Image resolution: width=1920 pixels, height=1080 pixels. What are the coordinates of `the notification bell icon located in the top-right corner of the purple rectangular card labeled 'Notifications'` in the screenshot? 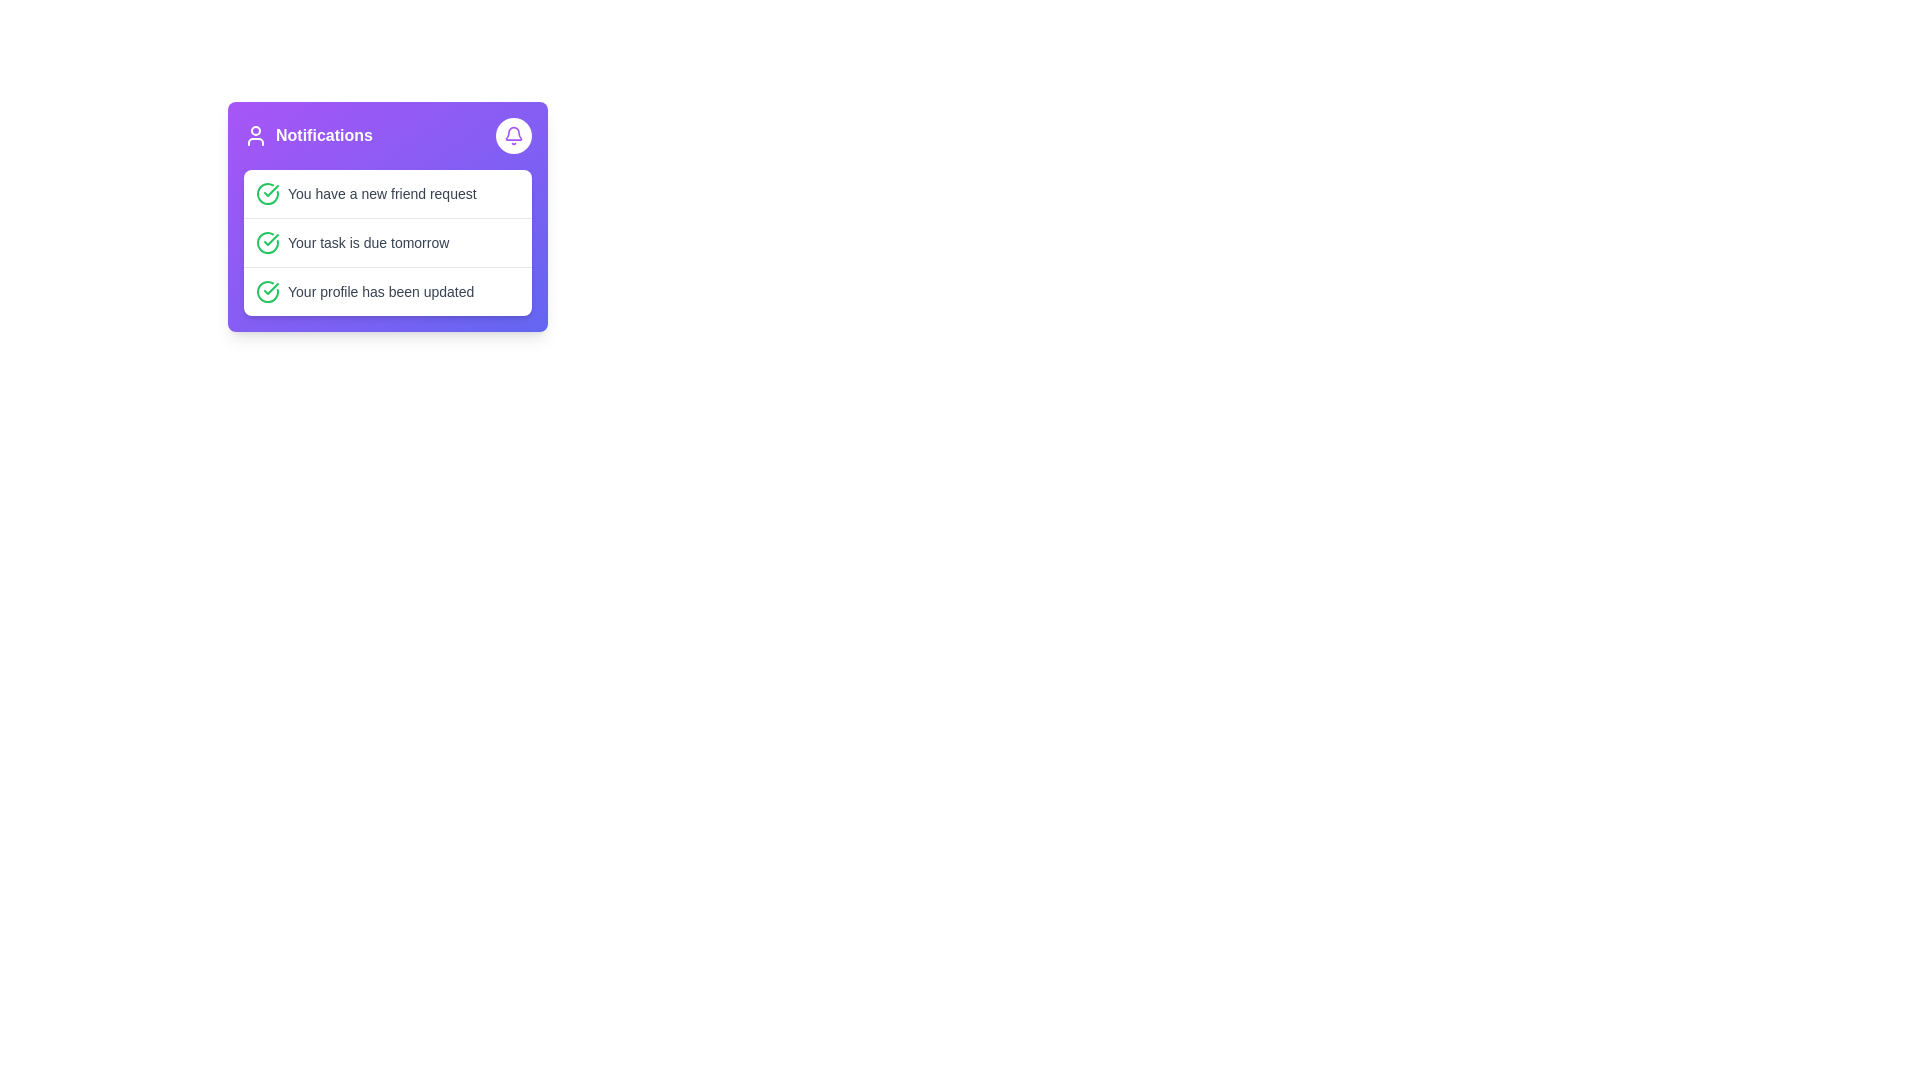 It's located at (513, 133).